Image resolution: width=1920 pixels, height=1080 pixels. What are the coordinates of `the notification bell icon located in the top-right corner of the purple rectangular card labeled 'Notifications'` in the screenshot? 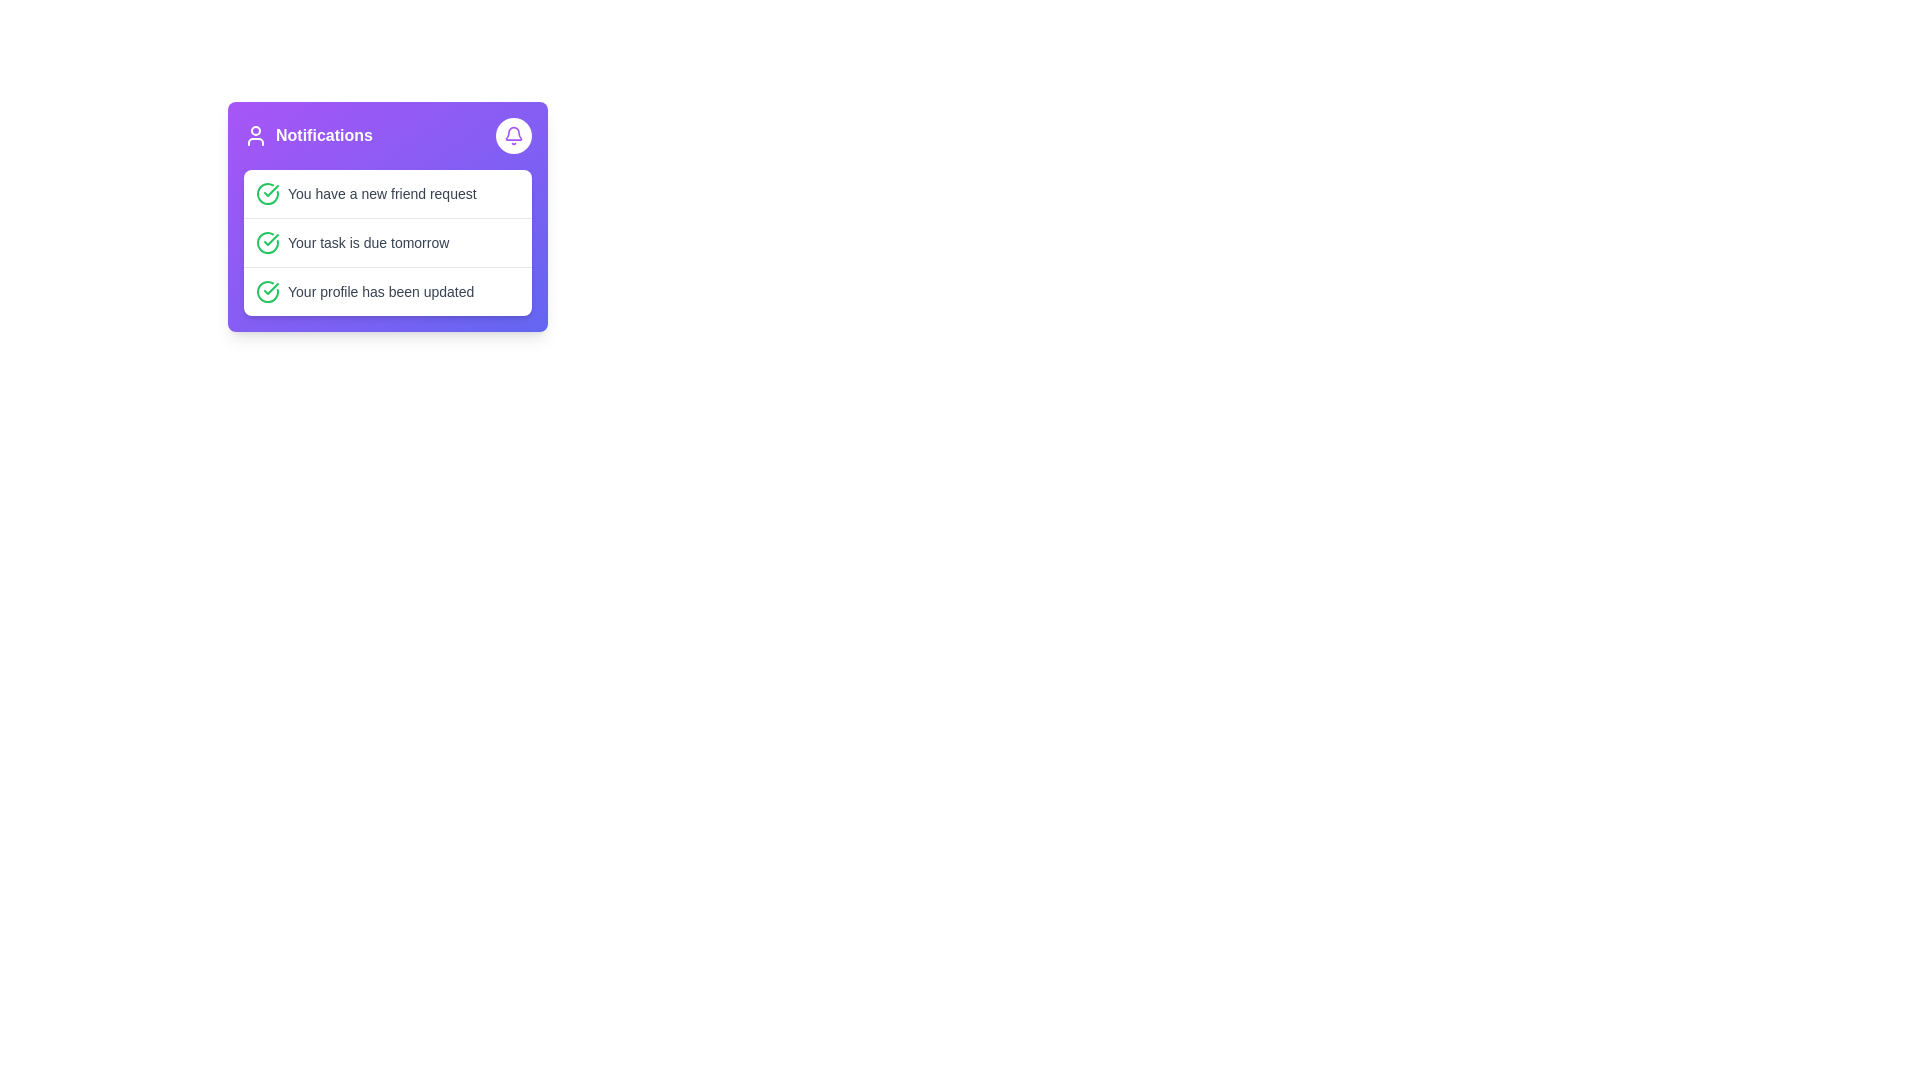 It's located at (513, 133).